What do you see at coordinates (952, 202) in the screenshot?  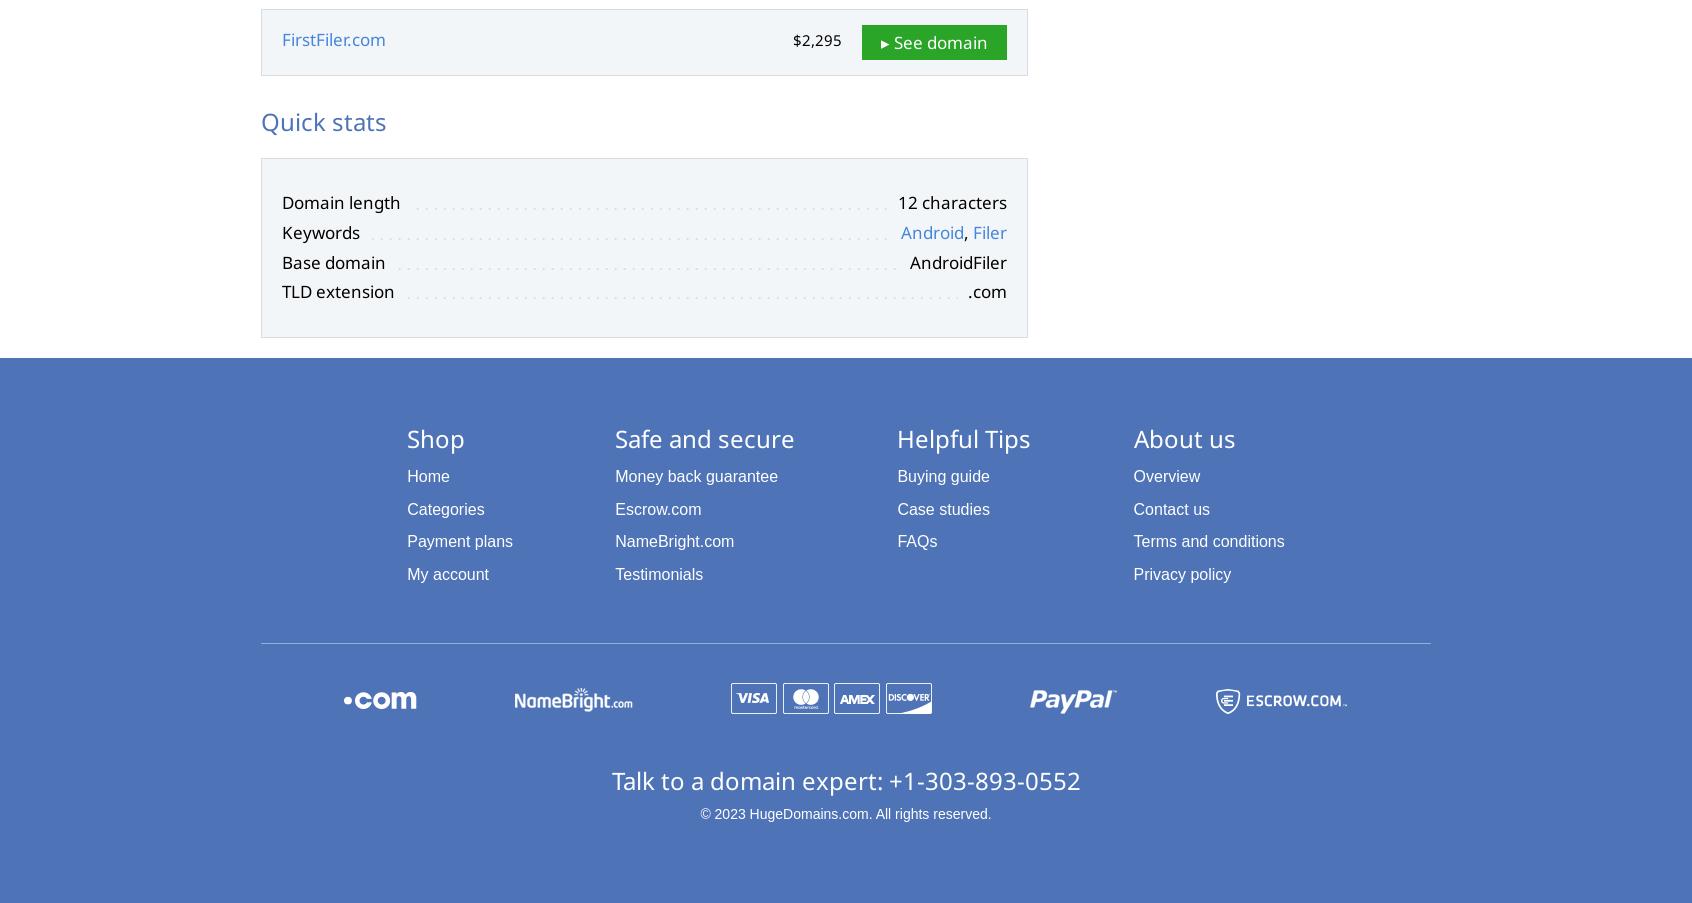 I see `'12 characters'` at bounding box center [952, 202].